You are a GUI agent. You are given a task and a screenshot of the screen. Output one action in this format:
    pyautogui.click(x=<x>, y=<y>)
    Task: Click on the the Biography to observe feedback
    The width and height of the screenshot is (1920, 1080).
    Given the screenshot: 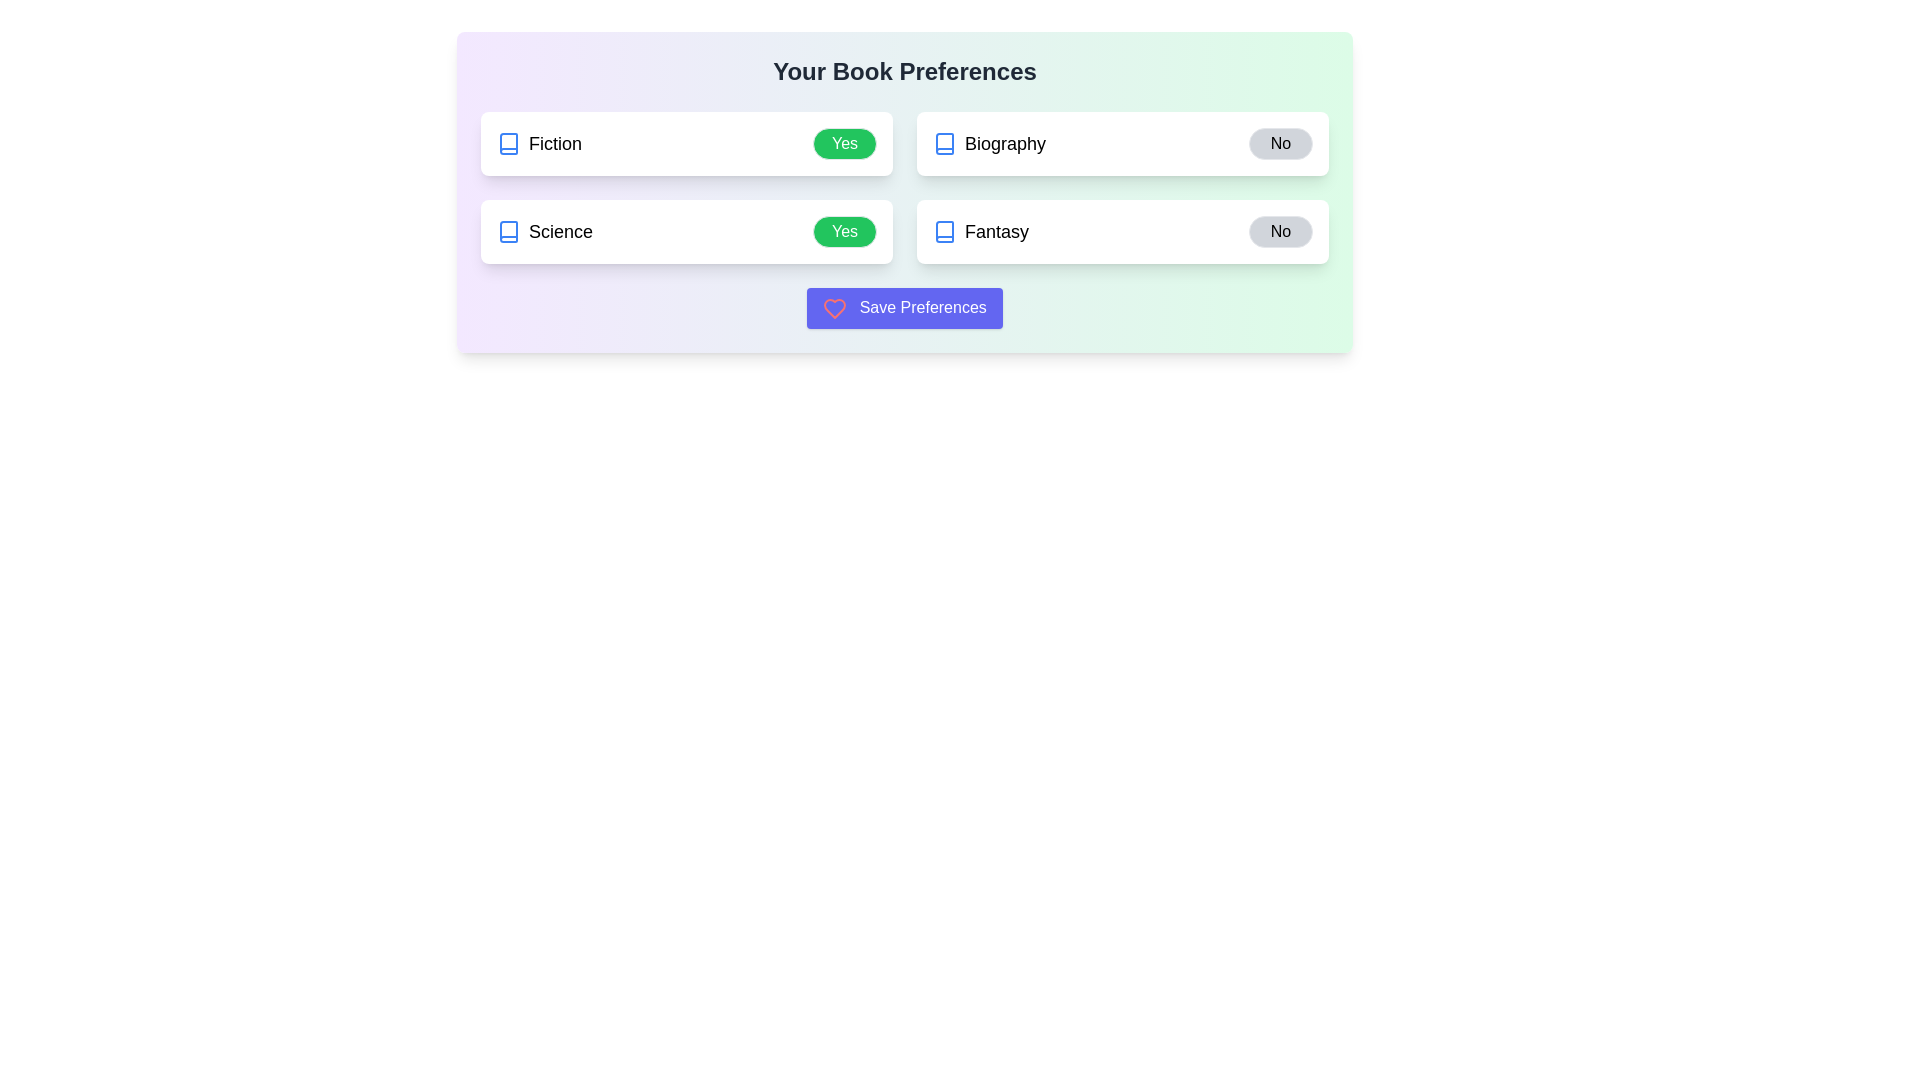 What is the action you would take?
    pyautogui.click(x=989, y=142)
    